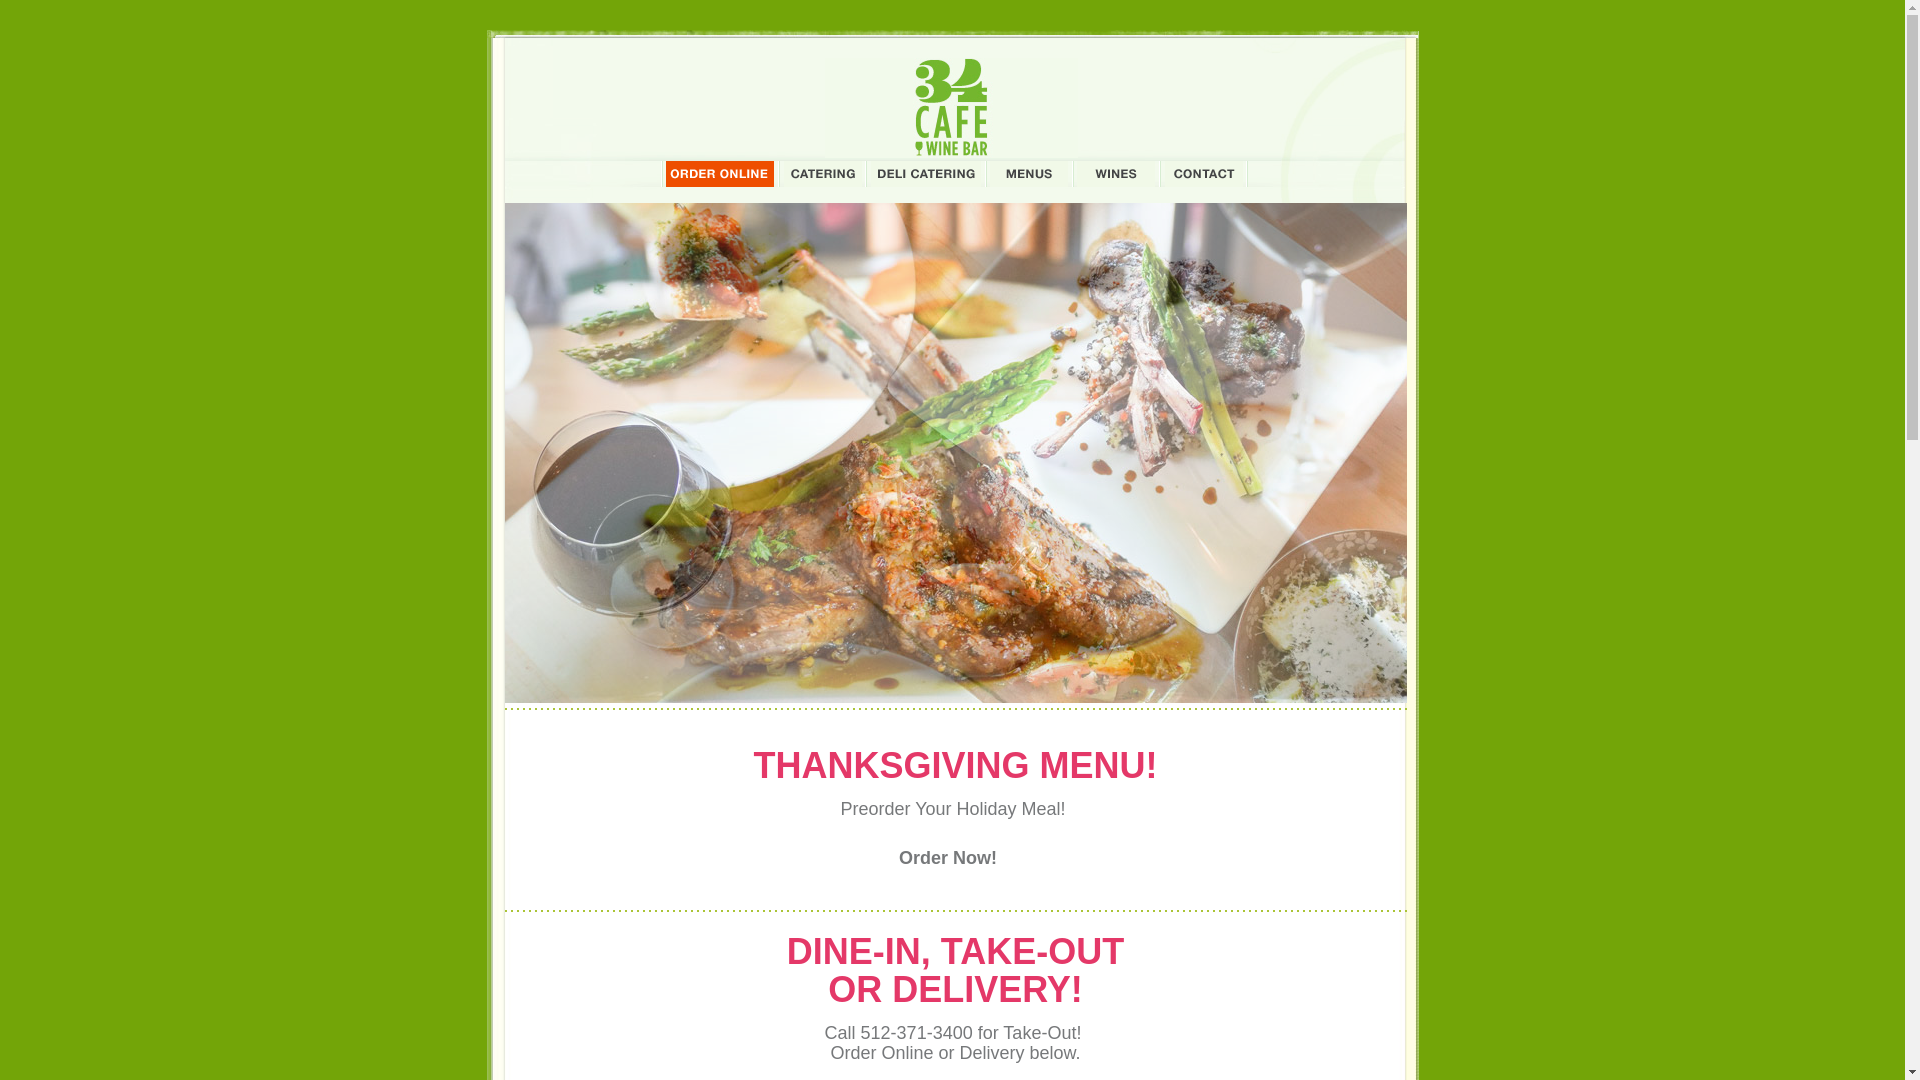 The width and height of the screenshot is (1920, 1080). I want to click on 'Order Now!', so click(954, 856).